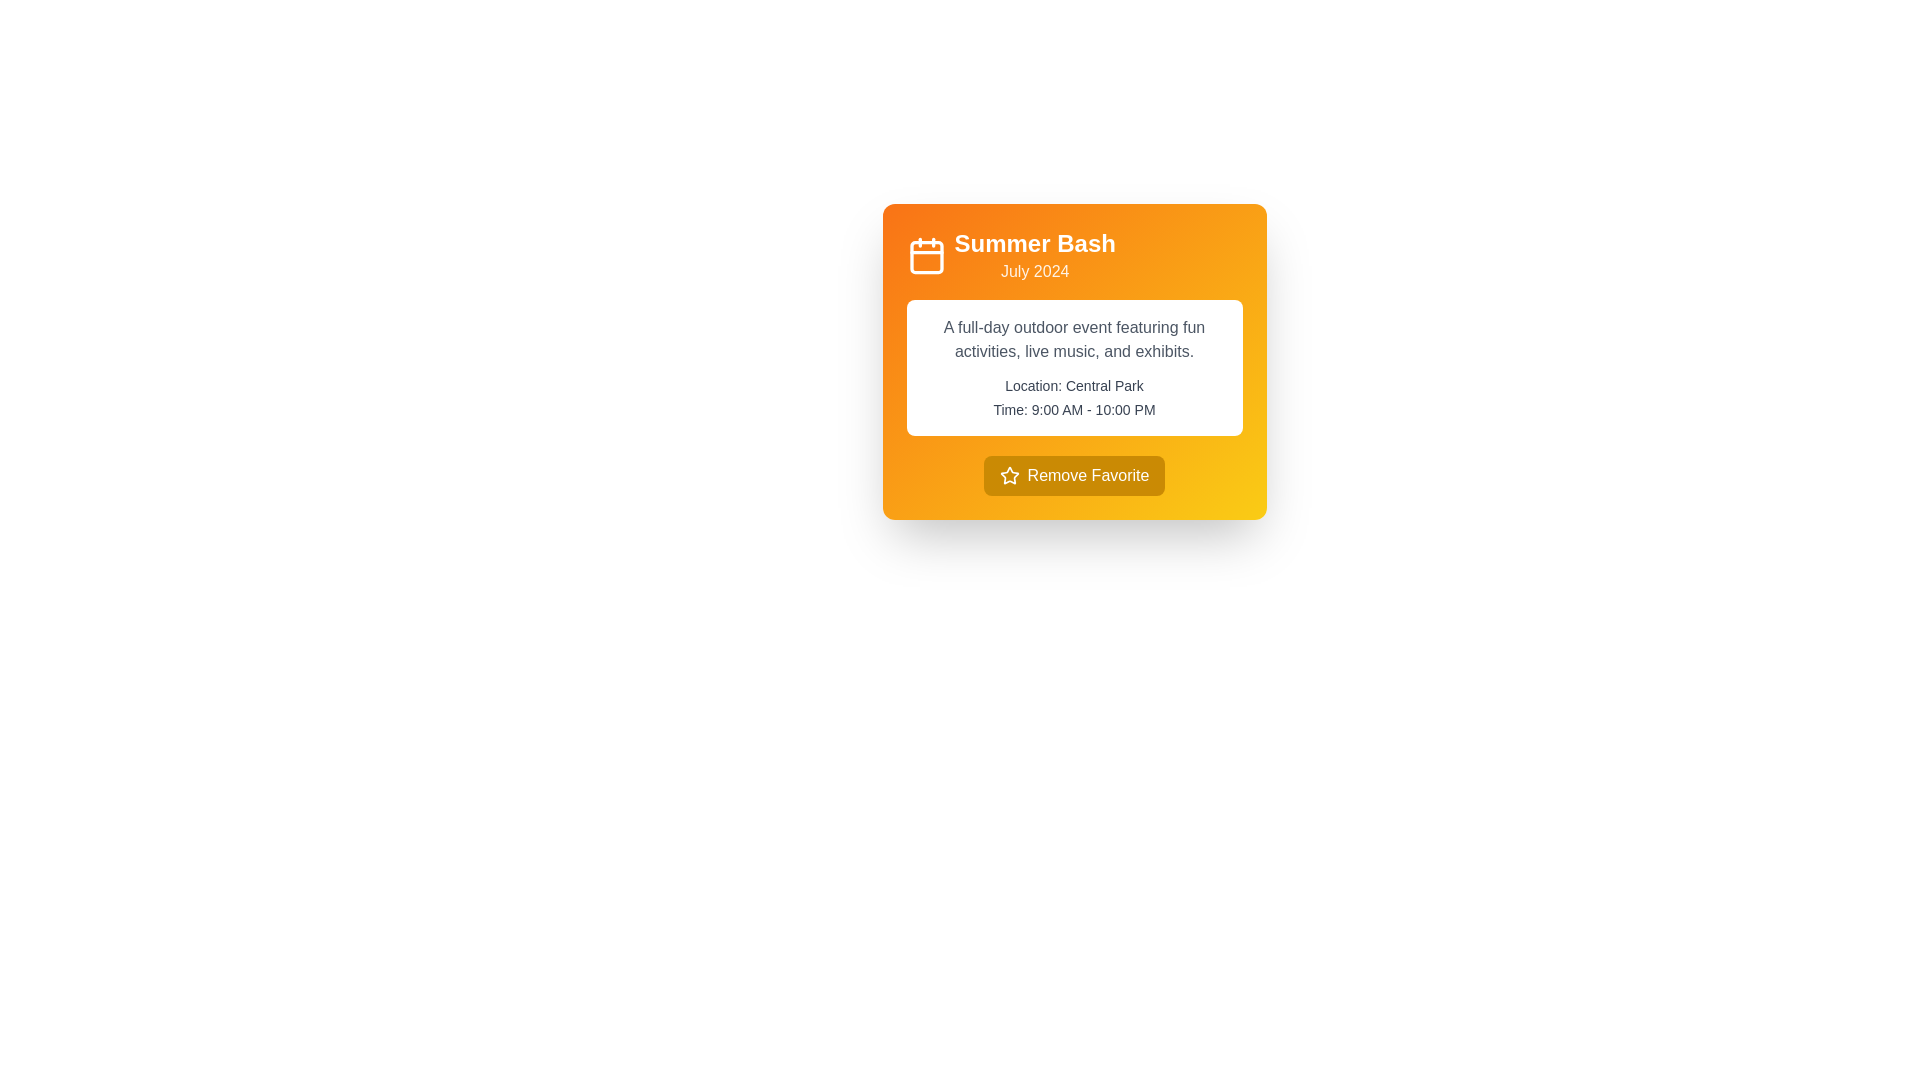  Describe the element at coordinates (1073, 367) in the screenshot. I see `the white text box containing the event description text, which is located below 'Summer Bash July 2024' and above the 'Remove Favorite' button` at that location.